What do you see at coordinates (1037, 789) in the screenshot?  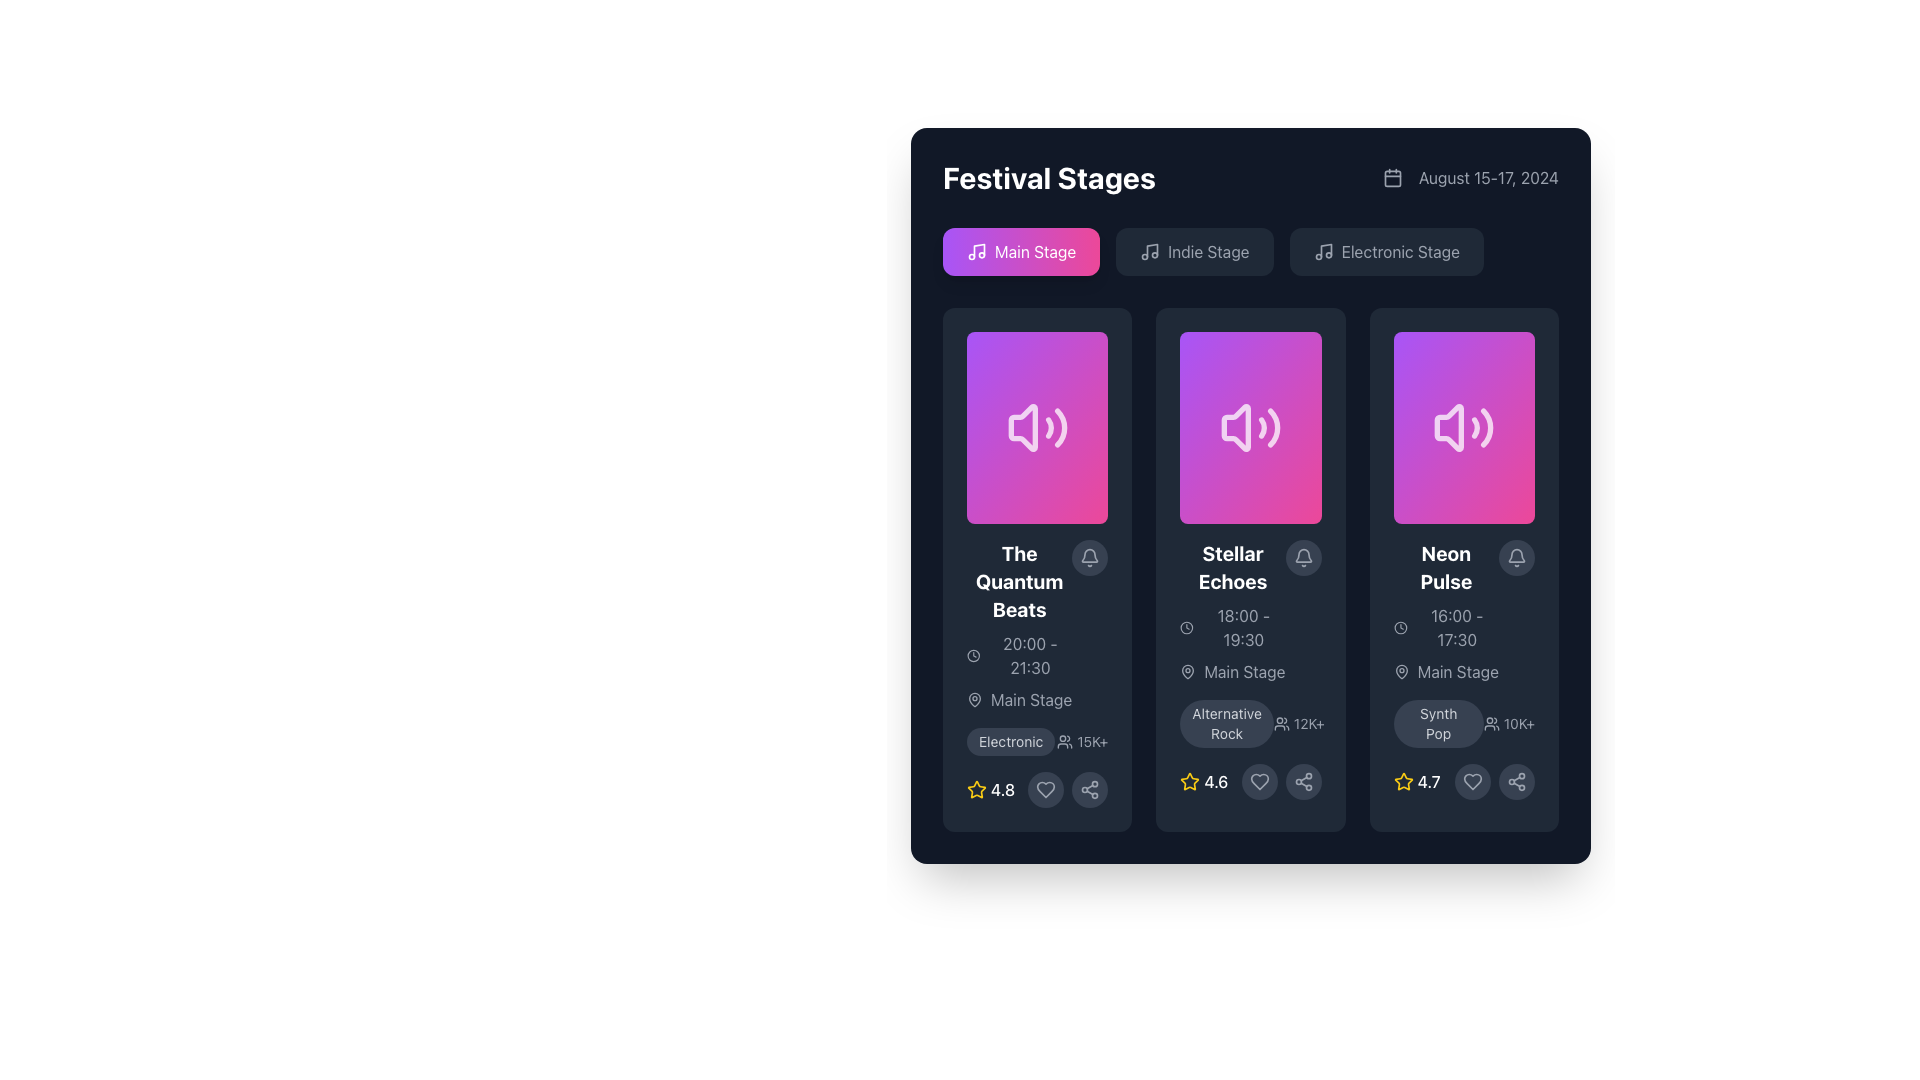 I see `the heart icon on the circular button located in the lower right corner of 'The Quantum Beats' card to mark it as favorite` at bounding box center [1037, 789].